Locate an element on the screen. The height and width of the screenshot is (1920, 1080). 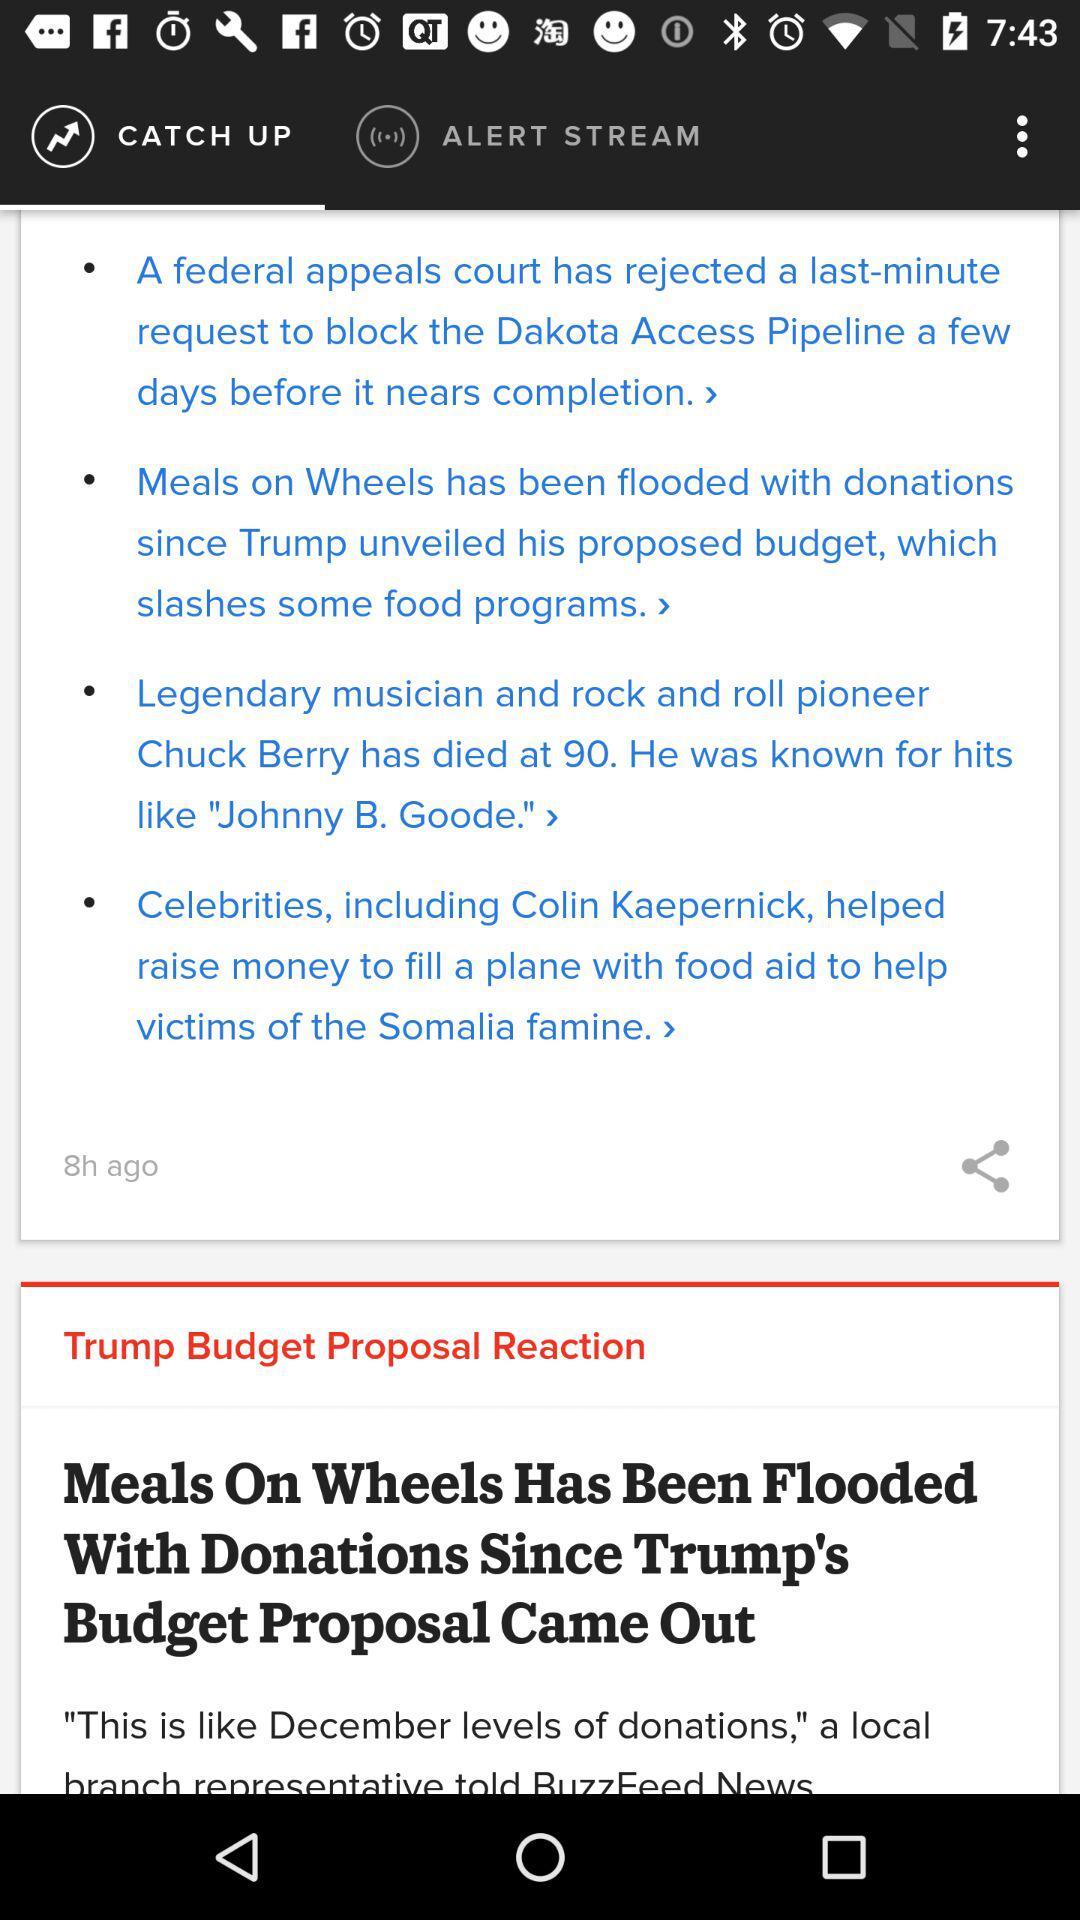
item to the right of alert stream icon is located at coordinates (1027, 135).